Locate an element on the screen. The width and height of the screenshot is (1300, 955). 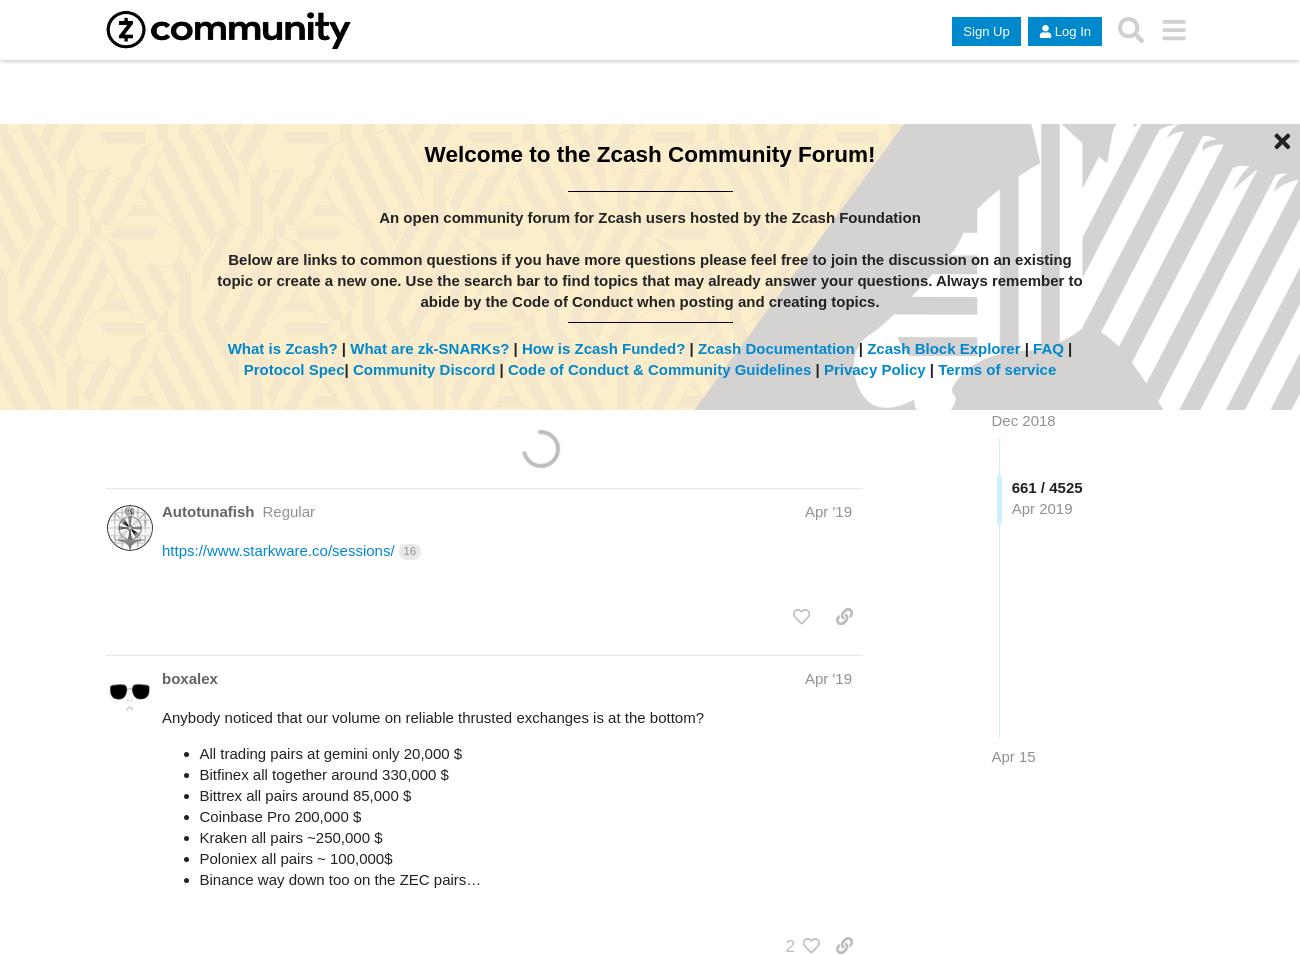
'https://www.starkware.co/sessions/' is located at coordinates (277, 550).